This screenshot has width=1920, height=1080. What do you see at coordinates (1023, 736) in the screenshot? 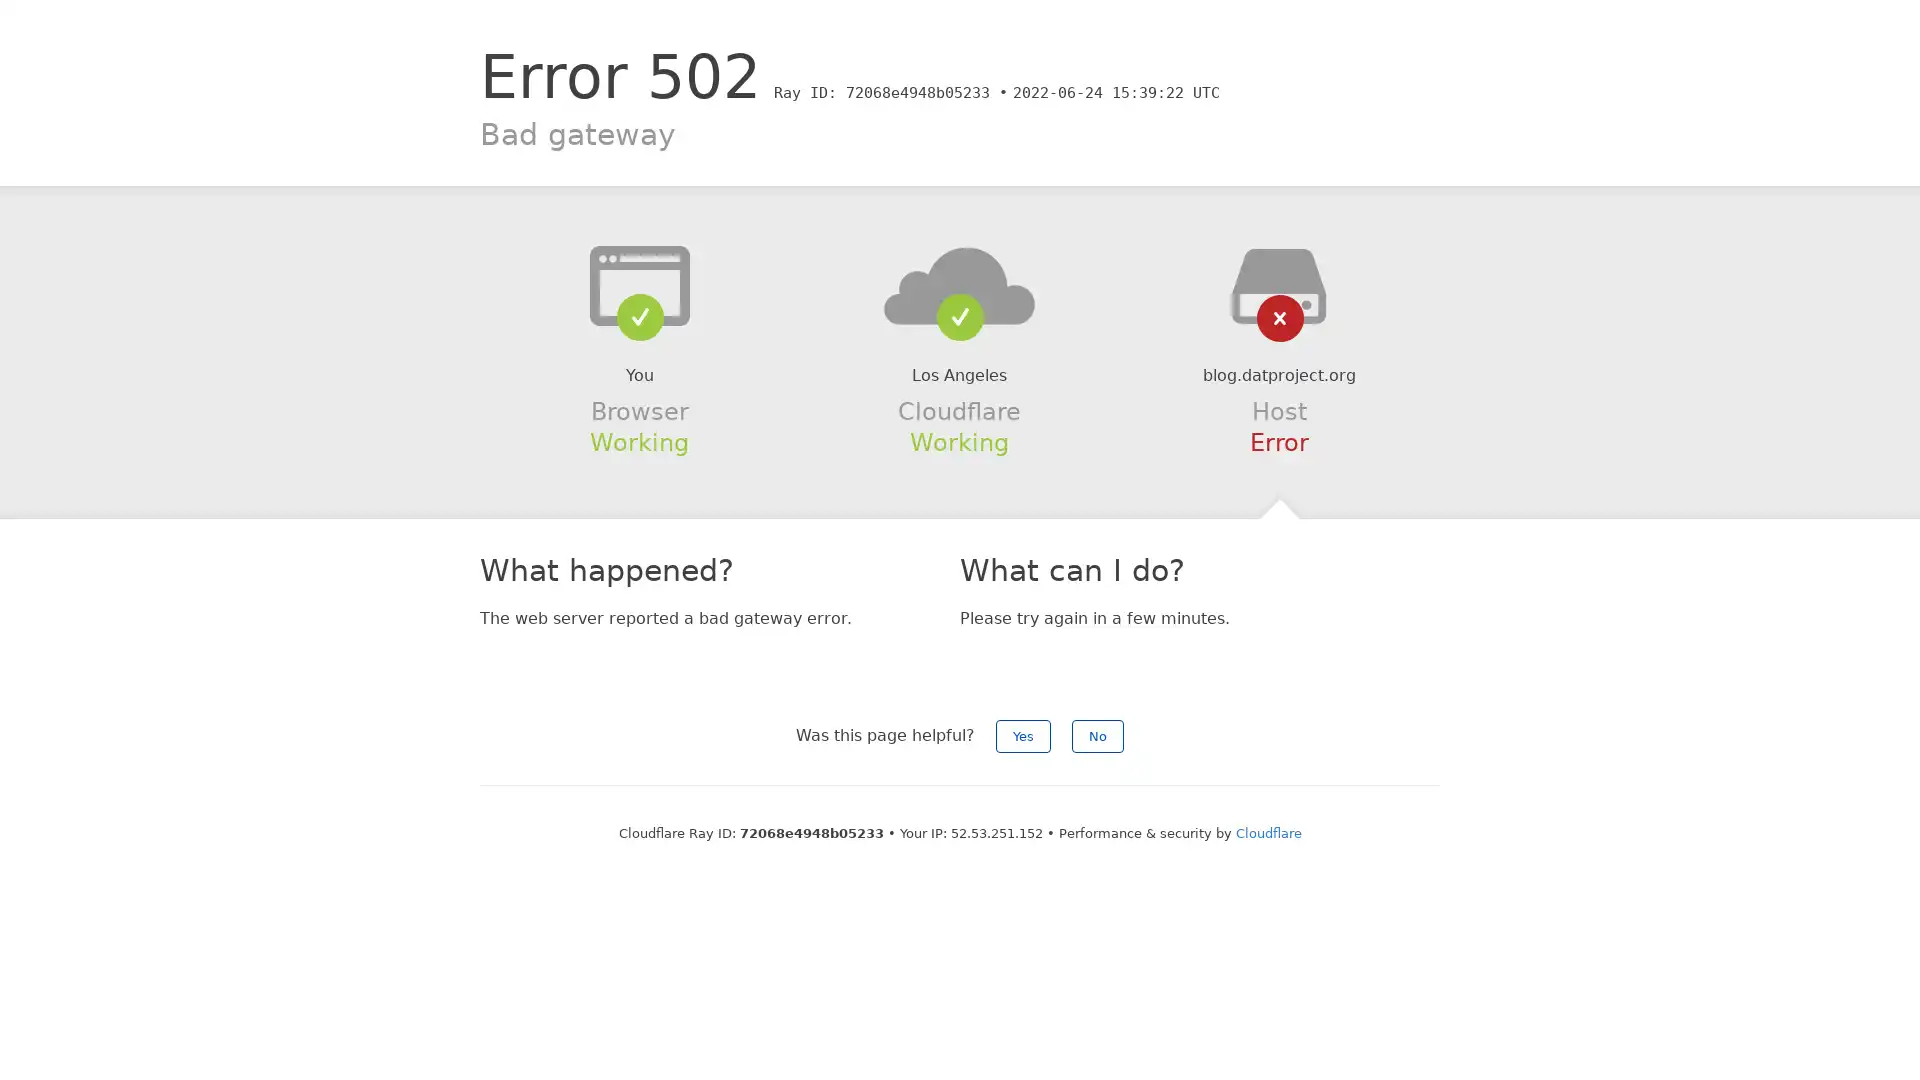
I see `Yes` at bounding box center [1023, 736].